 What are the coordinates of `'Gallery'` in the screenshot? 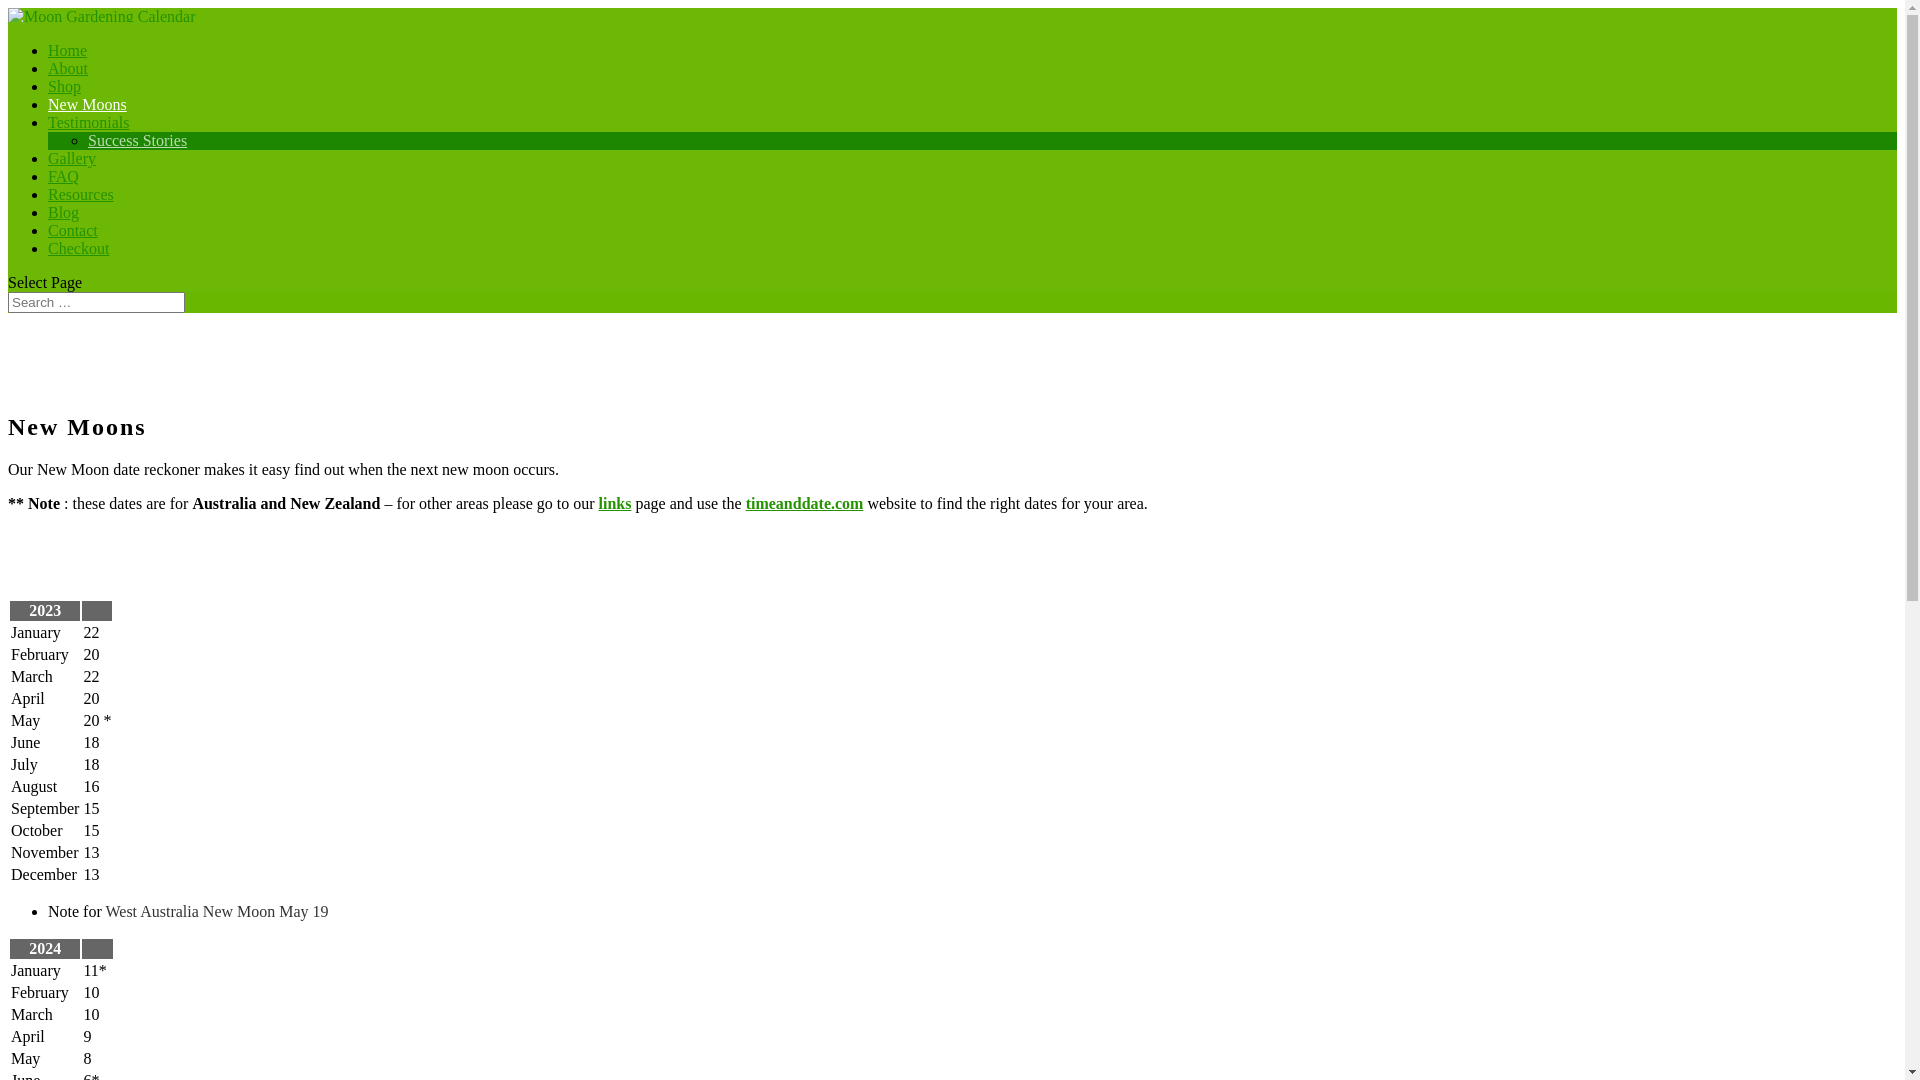 It's located at (72, 166).